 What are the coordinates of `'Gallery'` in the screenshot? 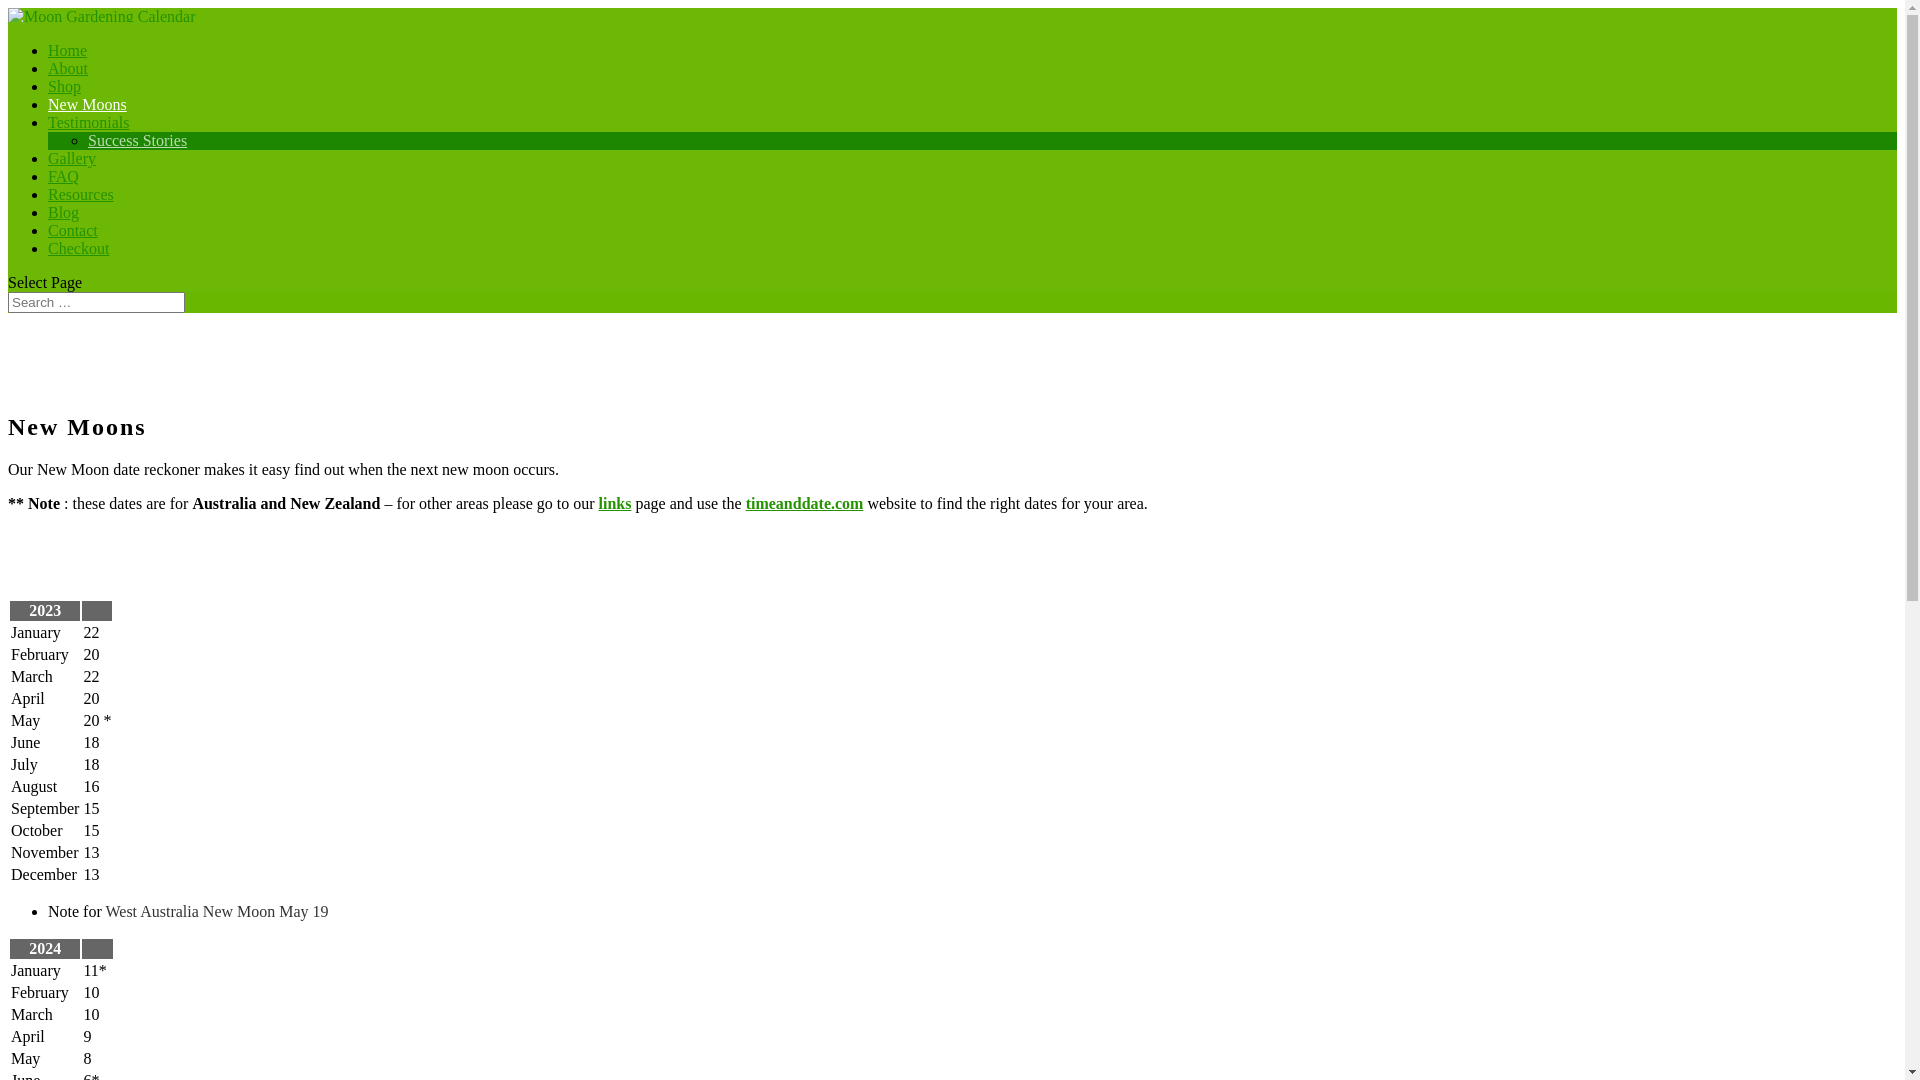 It's located at (72, 166).